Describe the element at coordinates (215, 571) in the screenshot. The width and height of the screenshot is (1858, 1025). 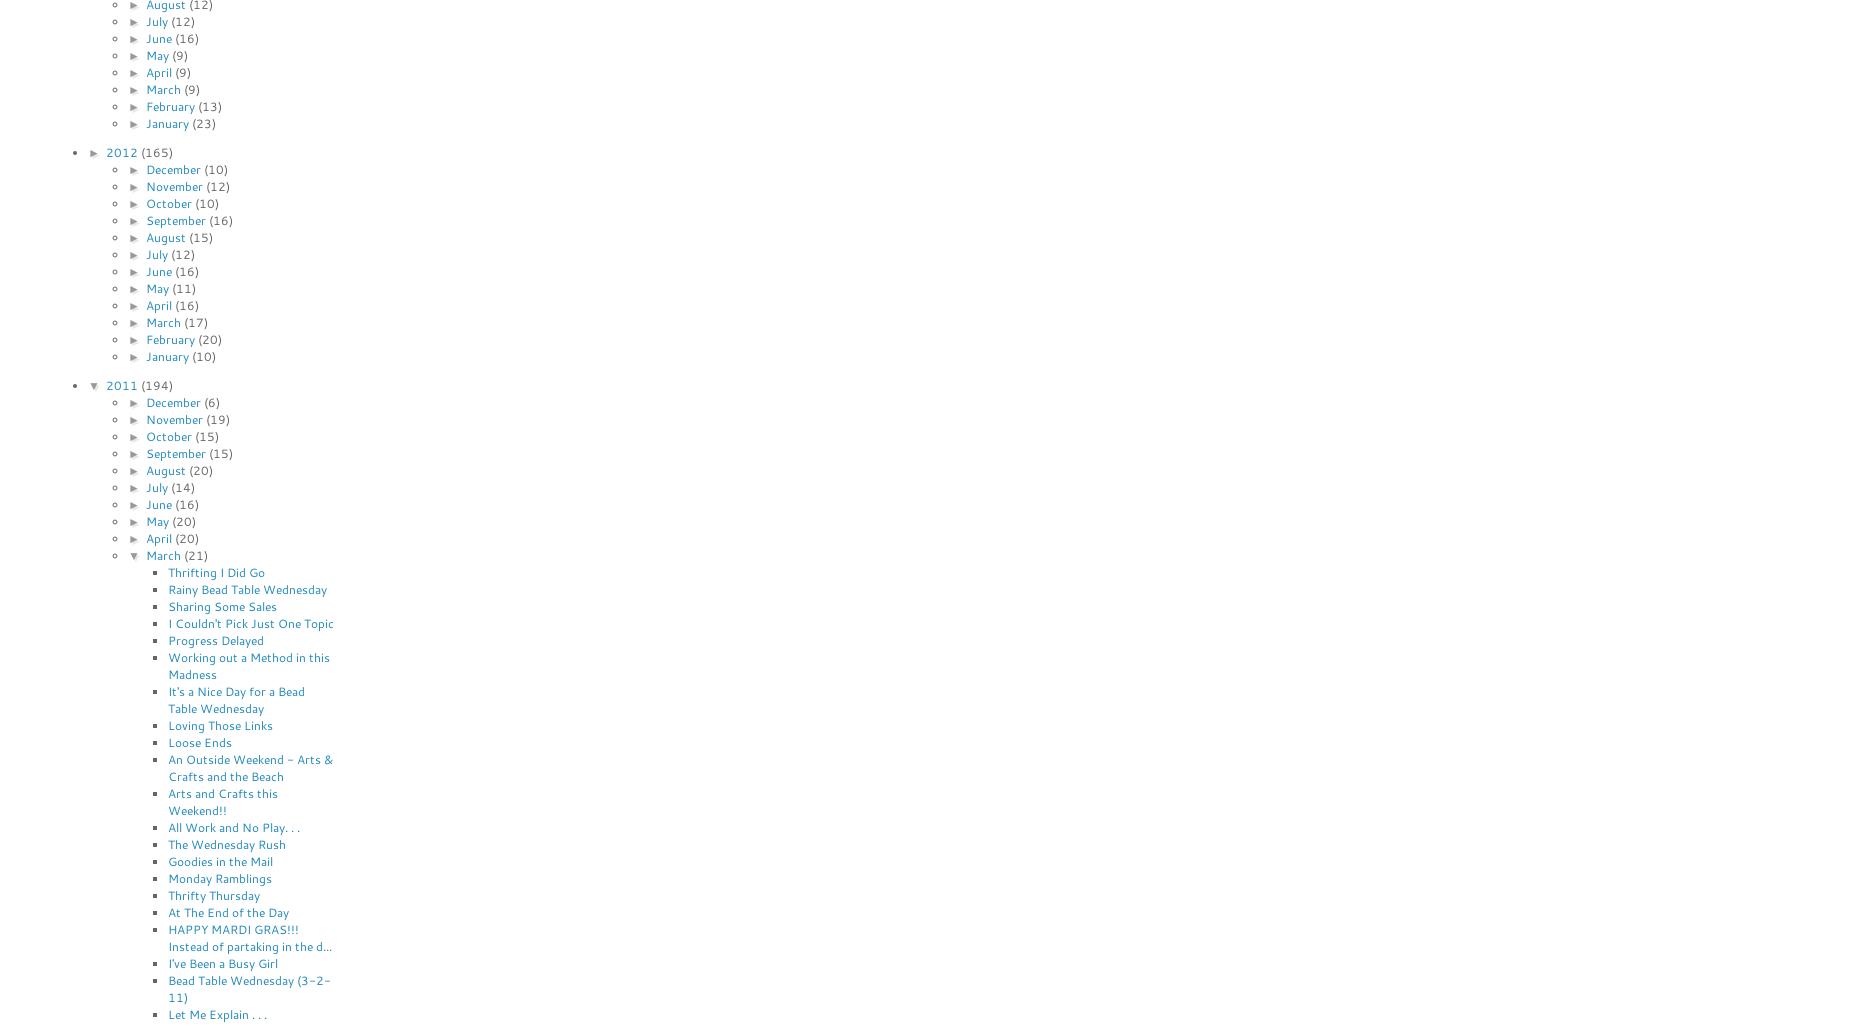
I see `'Thrifting I Did Go'` at that location.